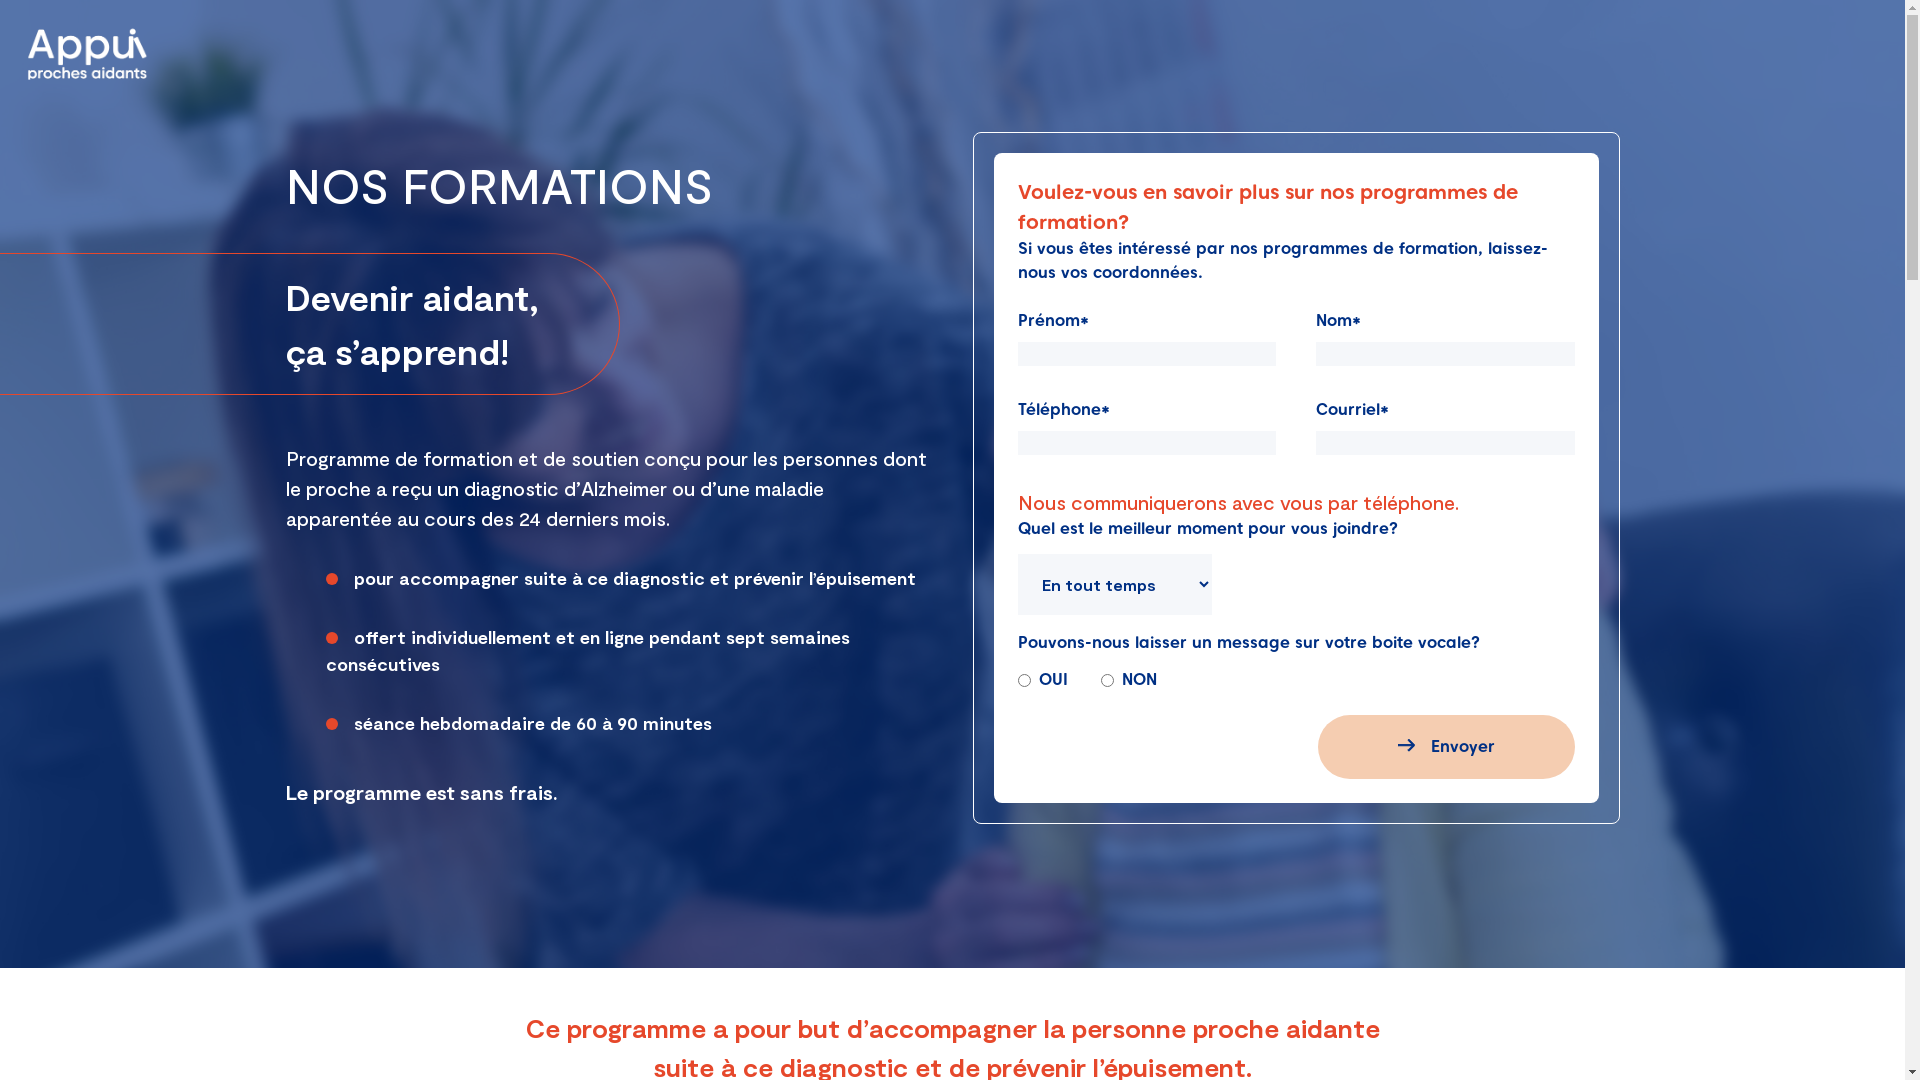  I want to click on 'Envoyer', so click(1446, 747).